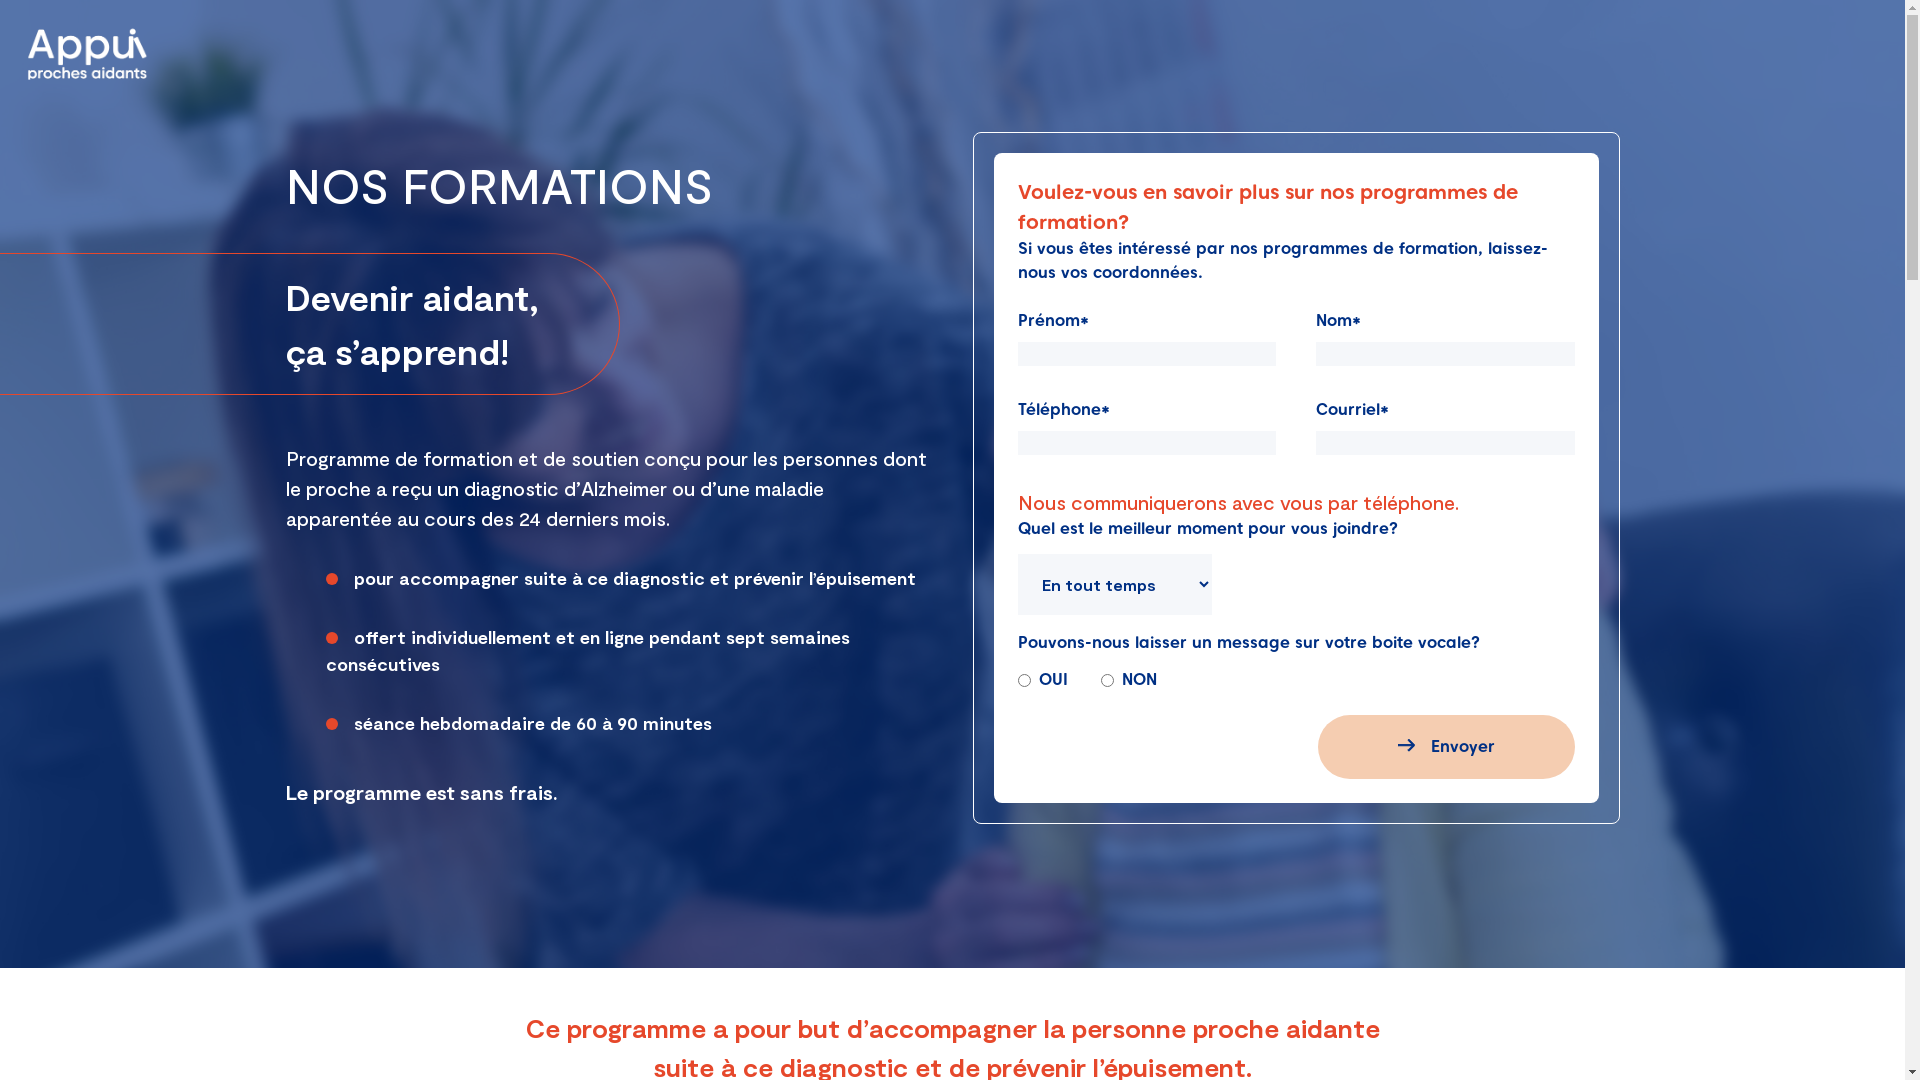  I want to click on 'Envoyer', so click(1446, 747).